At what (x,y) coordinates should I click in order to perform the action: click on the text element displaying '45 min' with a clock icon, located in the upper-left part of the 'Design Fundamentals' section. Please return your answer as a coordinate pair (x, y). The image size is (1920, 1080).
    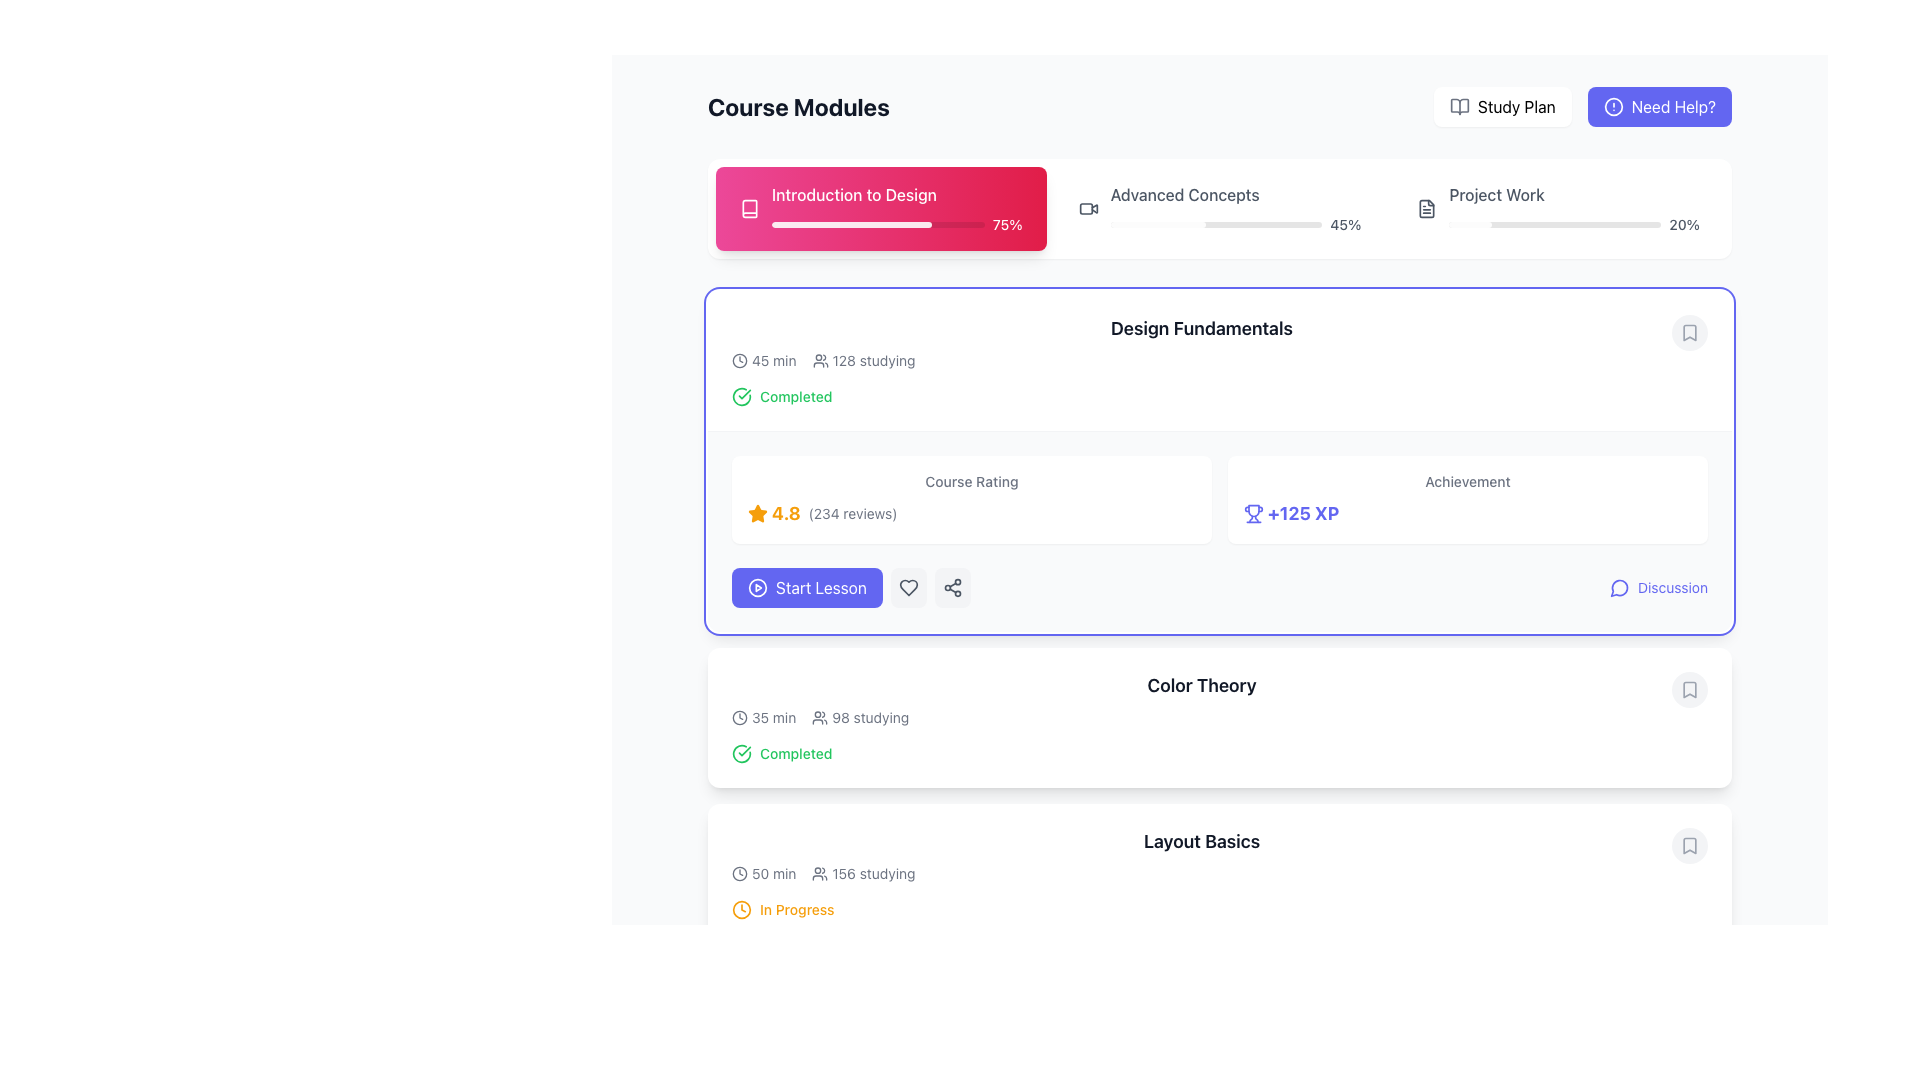
    Looking at the image, I should click on (763, 361).